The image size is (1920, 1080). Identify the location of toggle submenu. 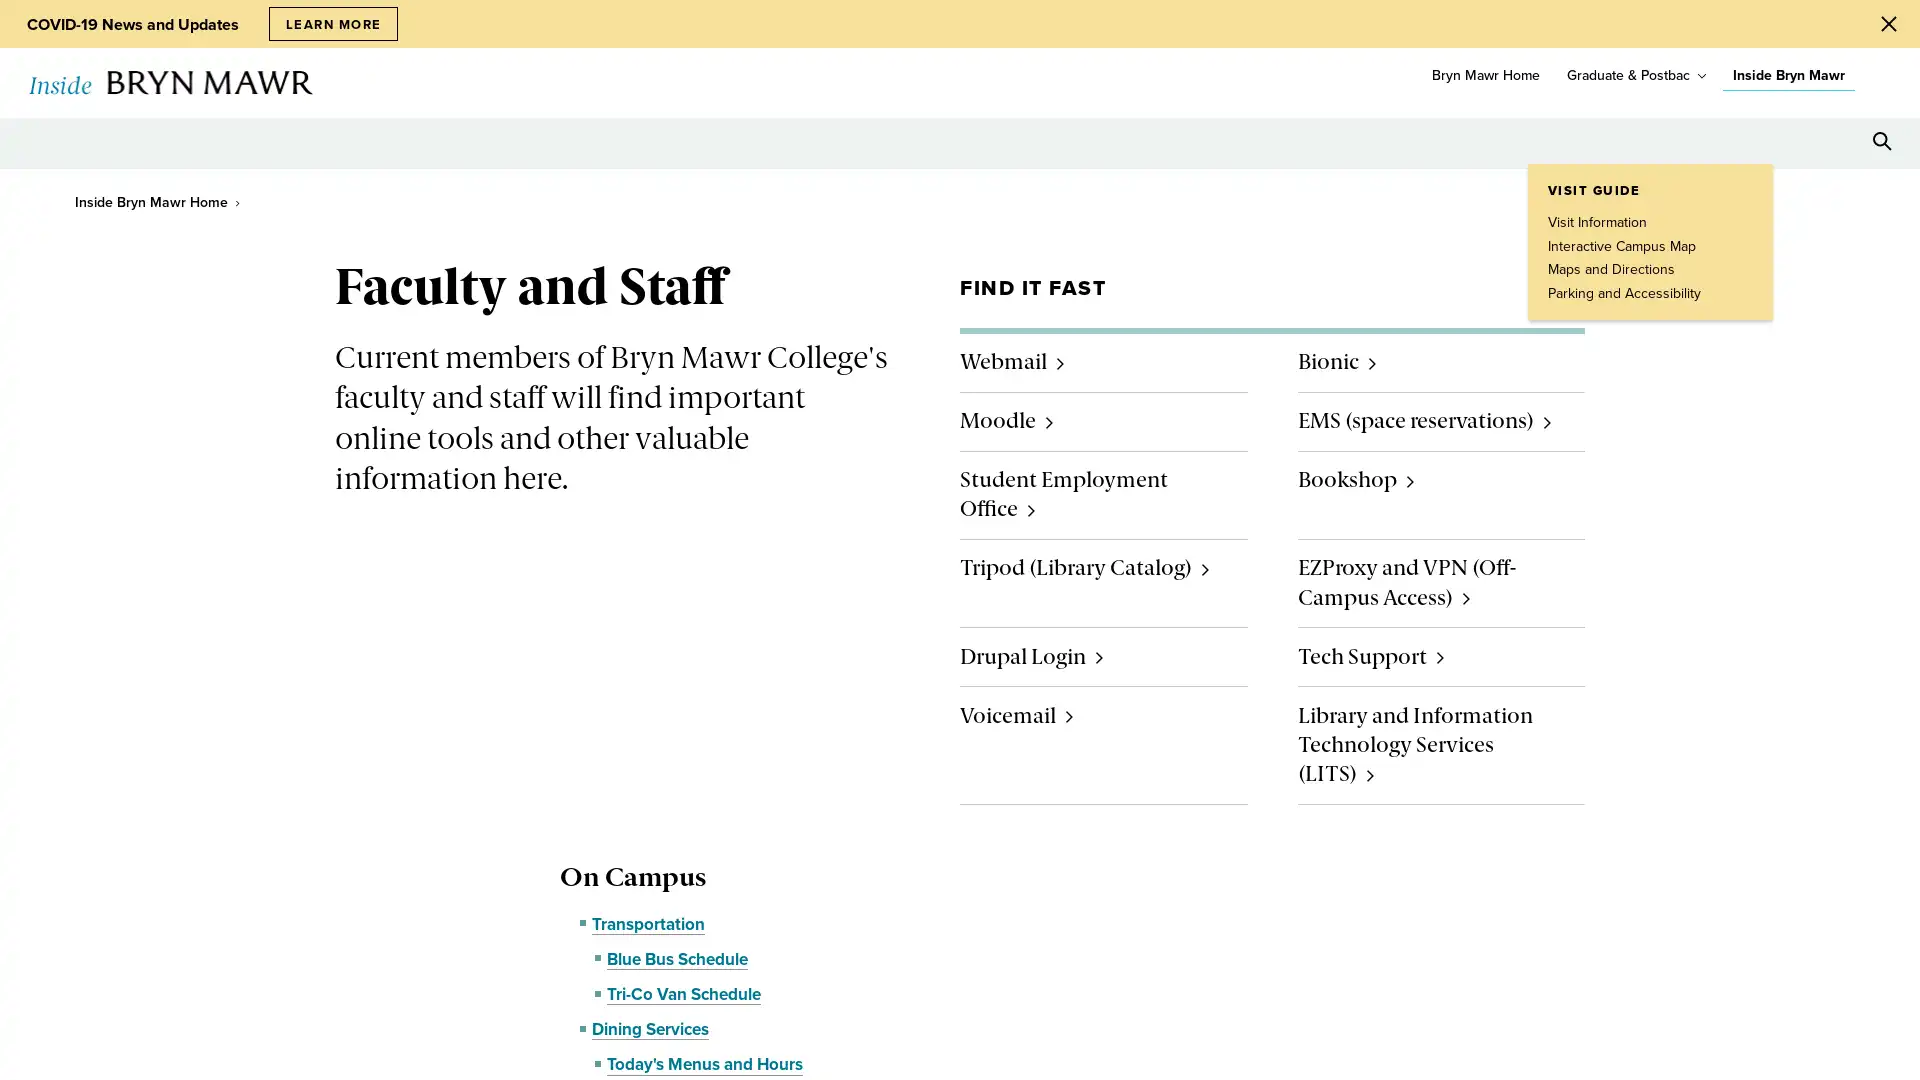
(230, 130).